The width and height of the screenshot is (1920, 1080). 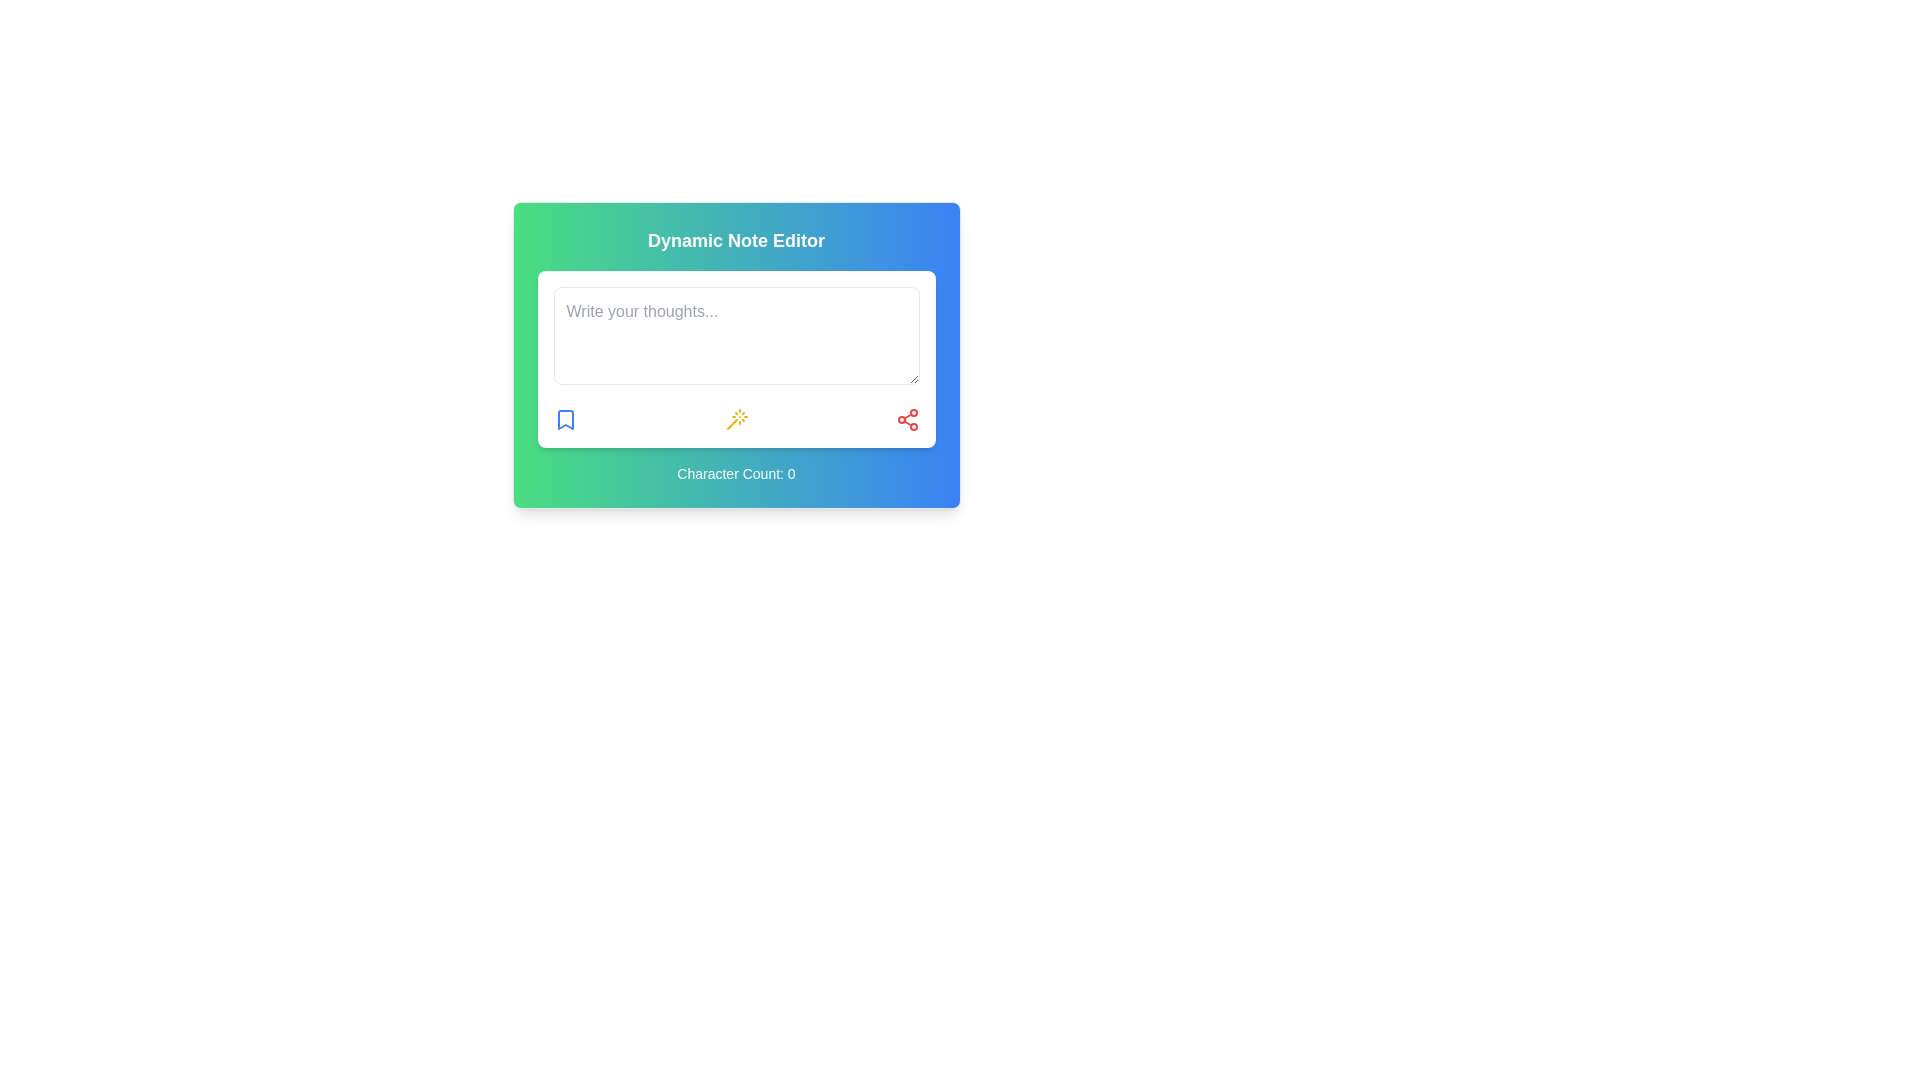 What do you see at coordinates (735, 419) in the screenshot?
I see `the icon button represented as a magic wand with a yellow outline, located at the center of the interface and part of a group of three icons below the text field` at bounding box center [735, 419].